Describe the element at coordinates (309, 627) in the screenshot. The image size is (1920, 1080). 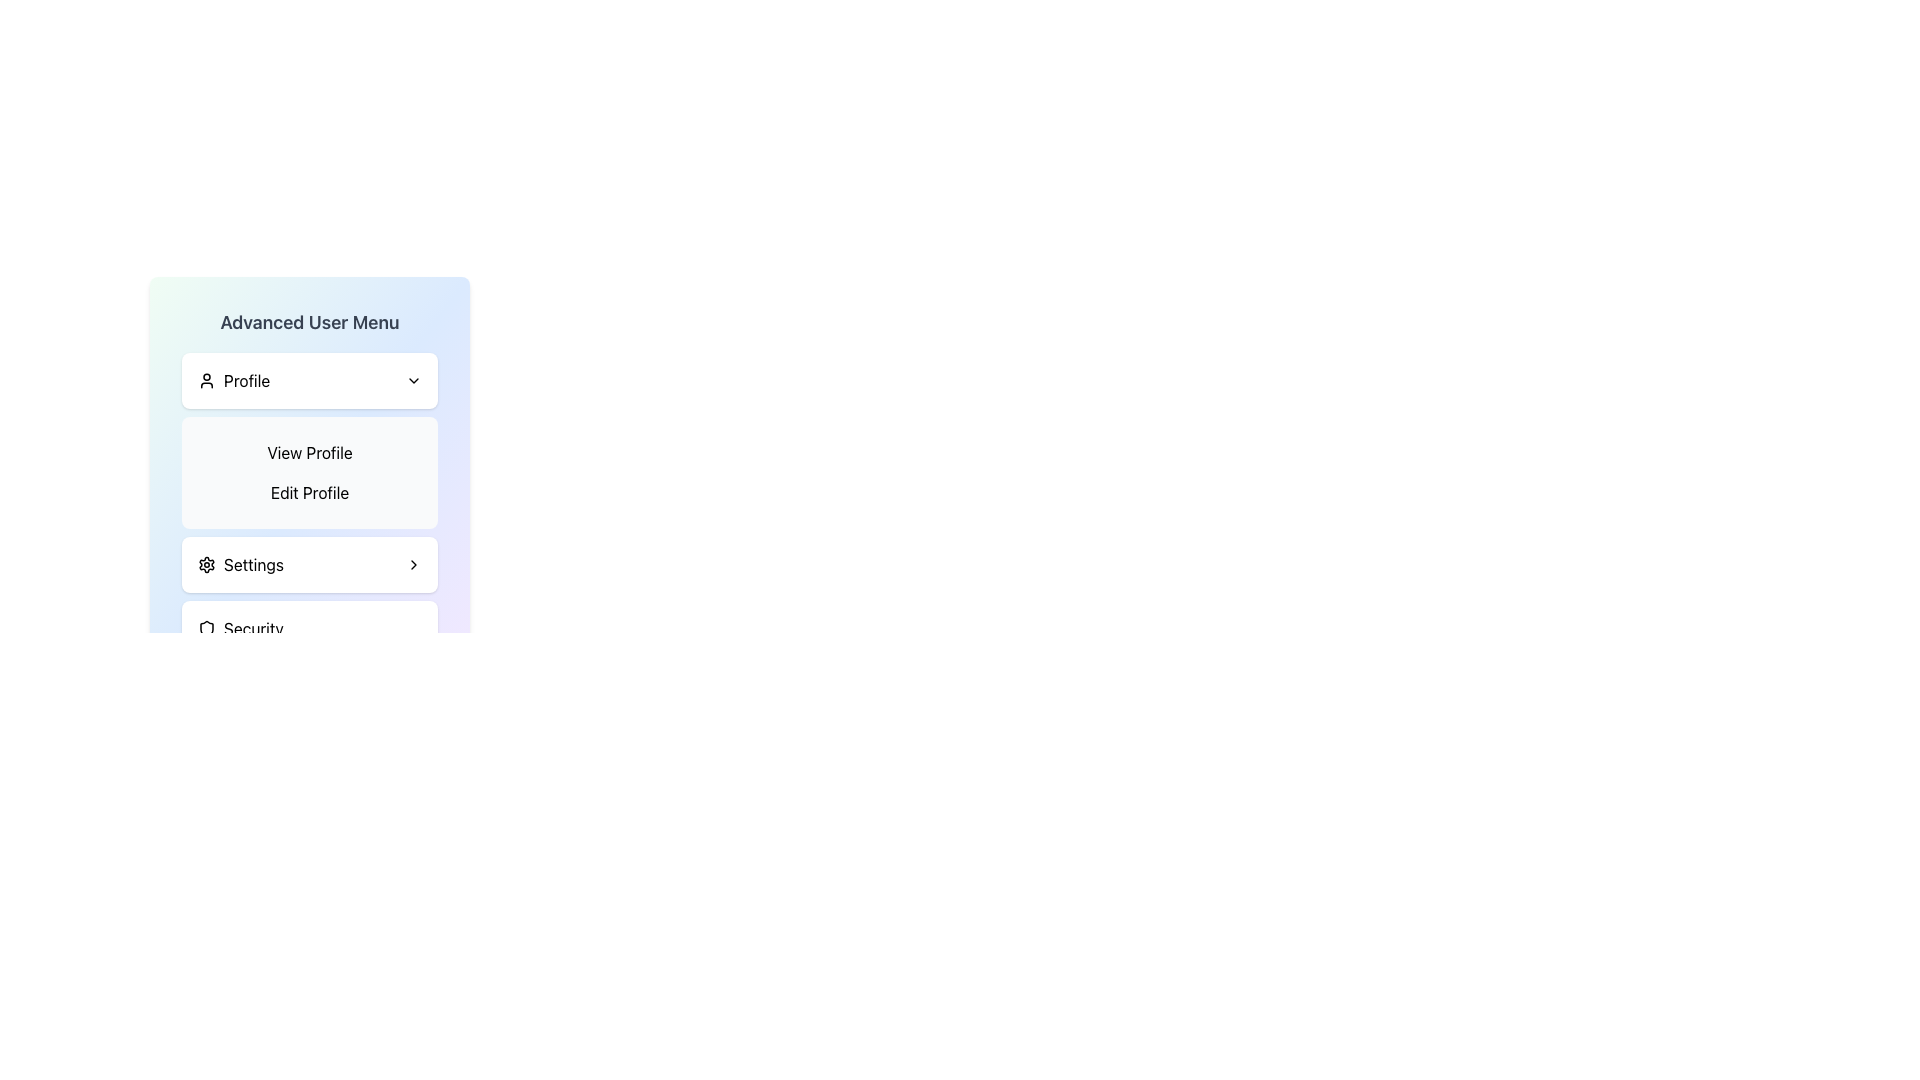
I see `the 'Security' menu item, which is the fourth option in the vertical list` at that location.